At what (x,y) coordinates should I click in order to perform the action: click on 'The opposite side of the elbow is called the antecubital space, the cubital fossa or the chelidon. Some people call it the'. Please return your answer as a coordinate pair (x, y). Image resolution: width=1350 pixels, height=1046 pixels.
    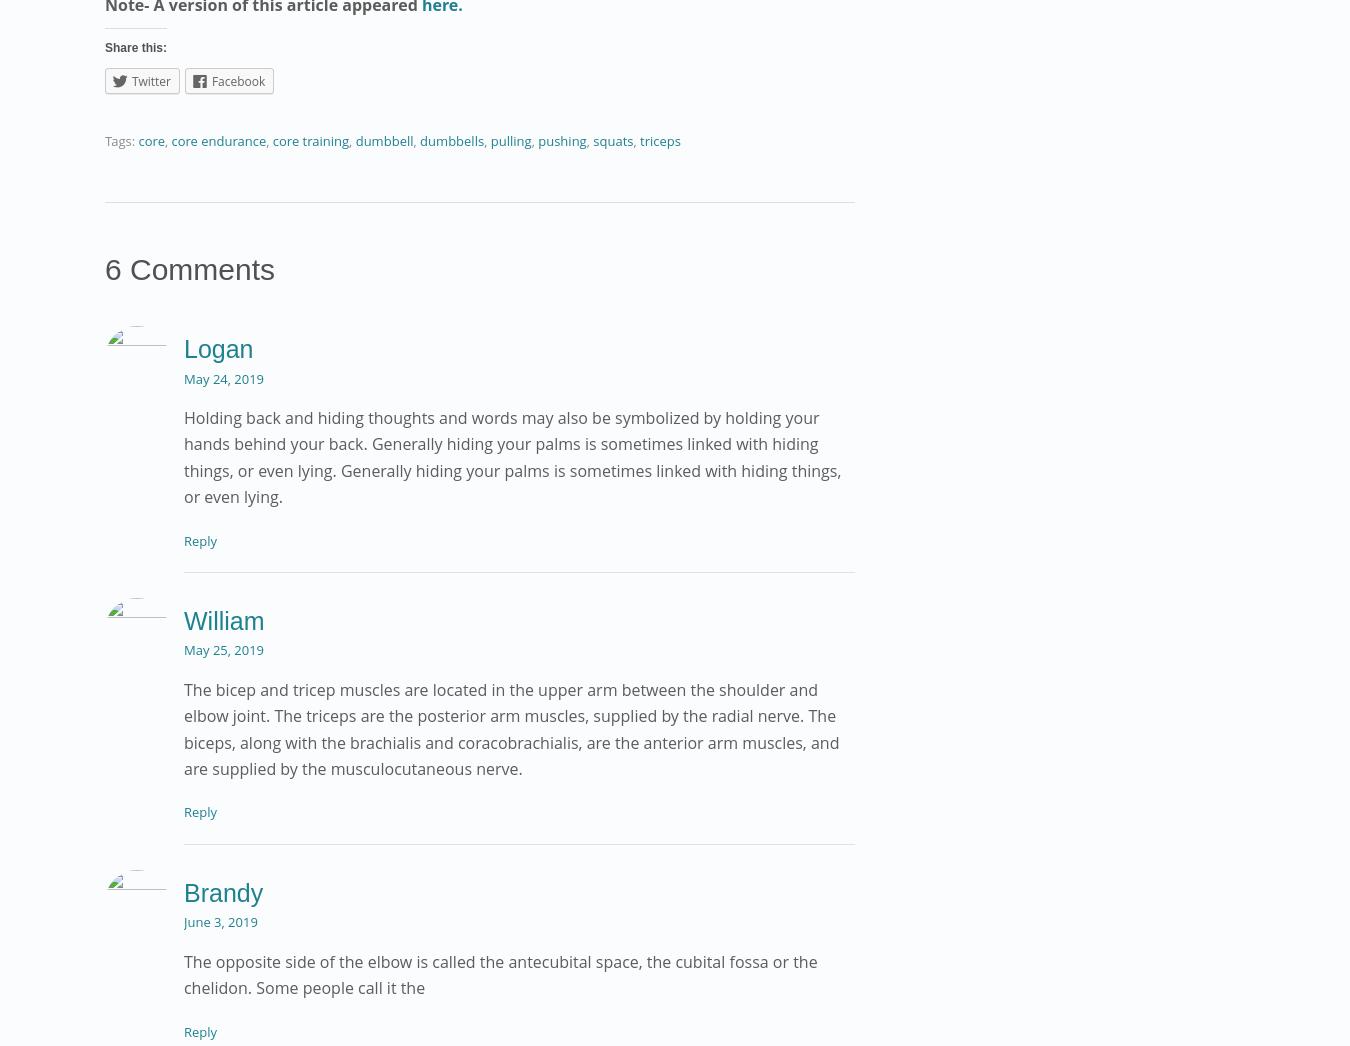
    Looking at the image, I should click on (499, 973).